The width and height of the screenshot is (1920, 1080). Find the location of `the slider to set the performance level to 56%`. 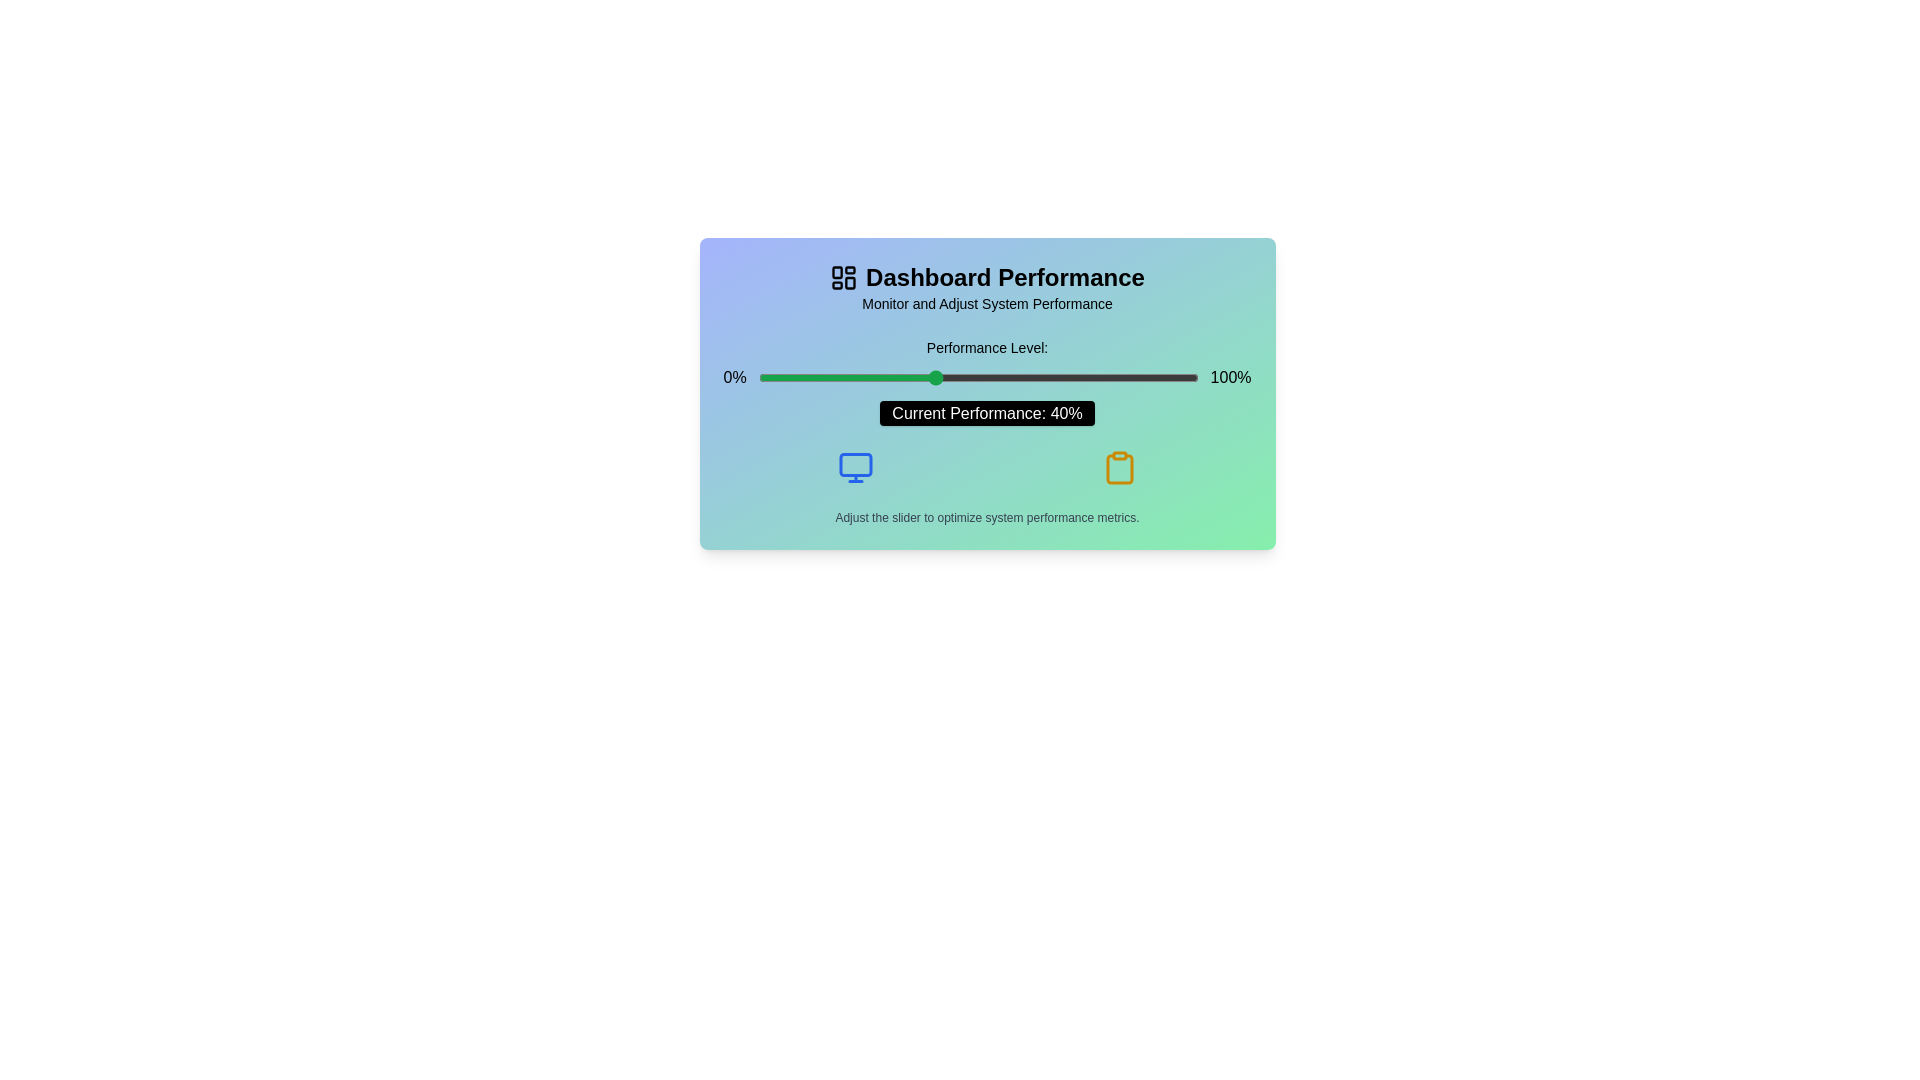

the slider to set the performance level to 56% is located at coordinates (1004, 378).